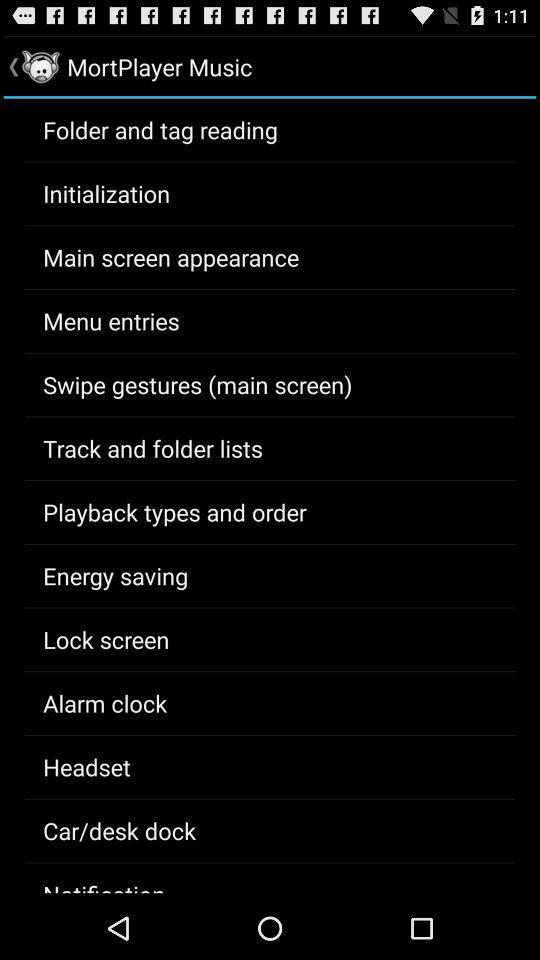 This screenshot has width=540, height=960. Describe the element at coordinates (85, 766) in the screenshot. I see `the headset app` at that location.